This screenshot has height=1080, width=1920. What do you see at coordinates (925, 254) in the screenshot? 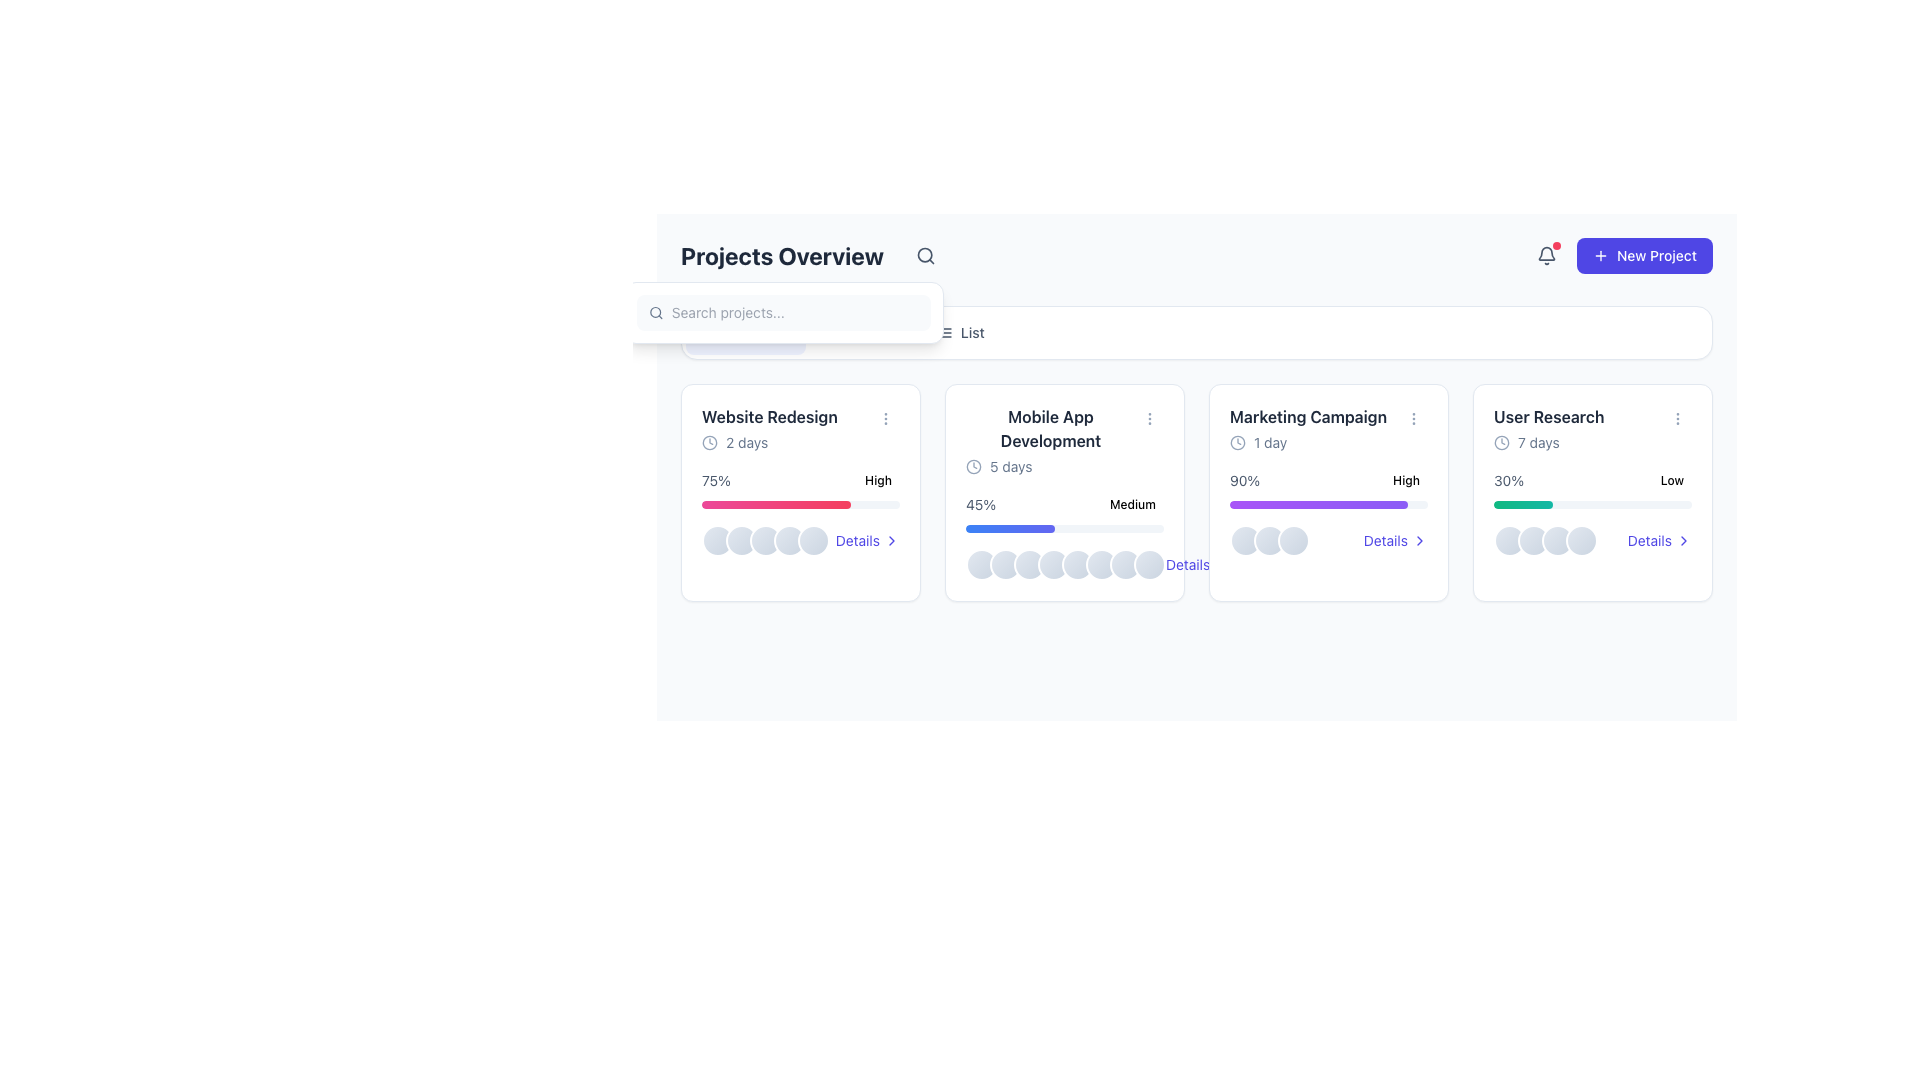
I see `the magnifying glass icon located in the top-right section of the header bar, to the right of the 'Projects Overview' text` at bounding box center [925, 254].